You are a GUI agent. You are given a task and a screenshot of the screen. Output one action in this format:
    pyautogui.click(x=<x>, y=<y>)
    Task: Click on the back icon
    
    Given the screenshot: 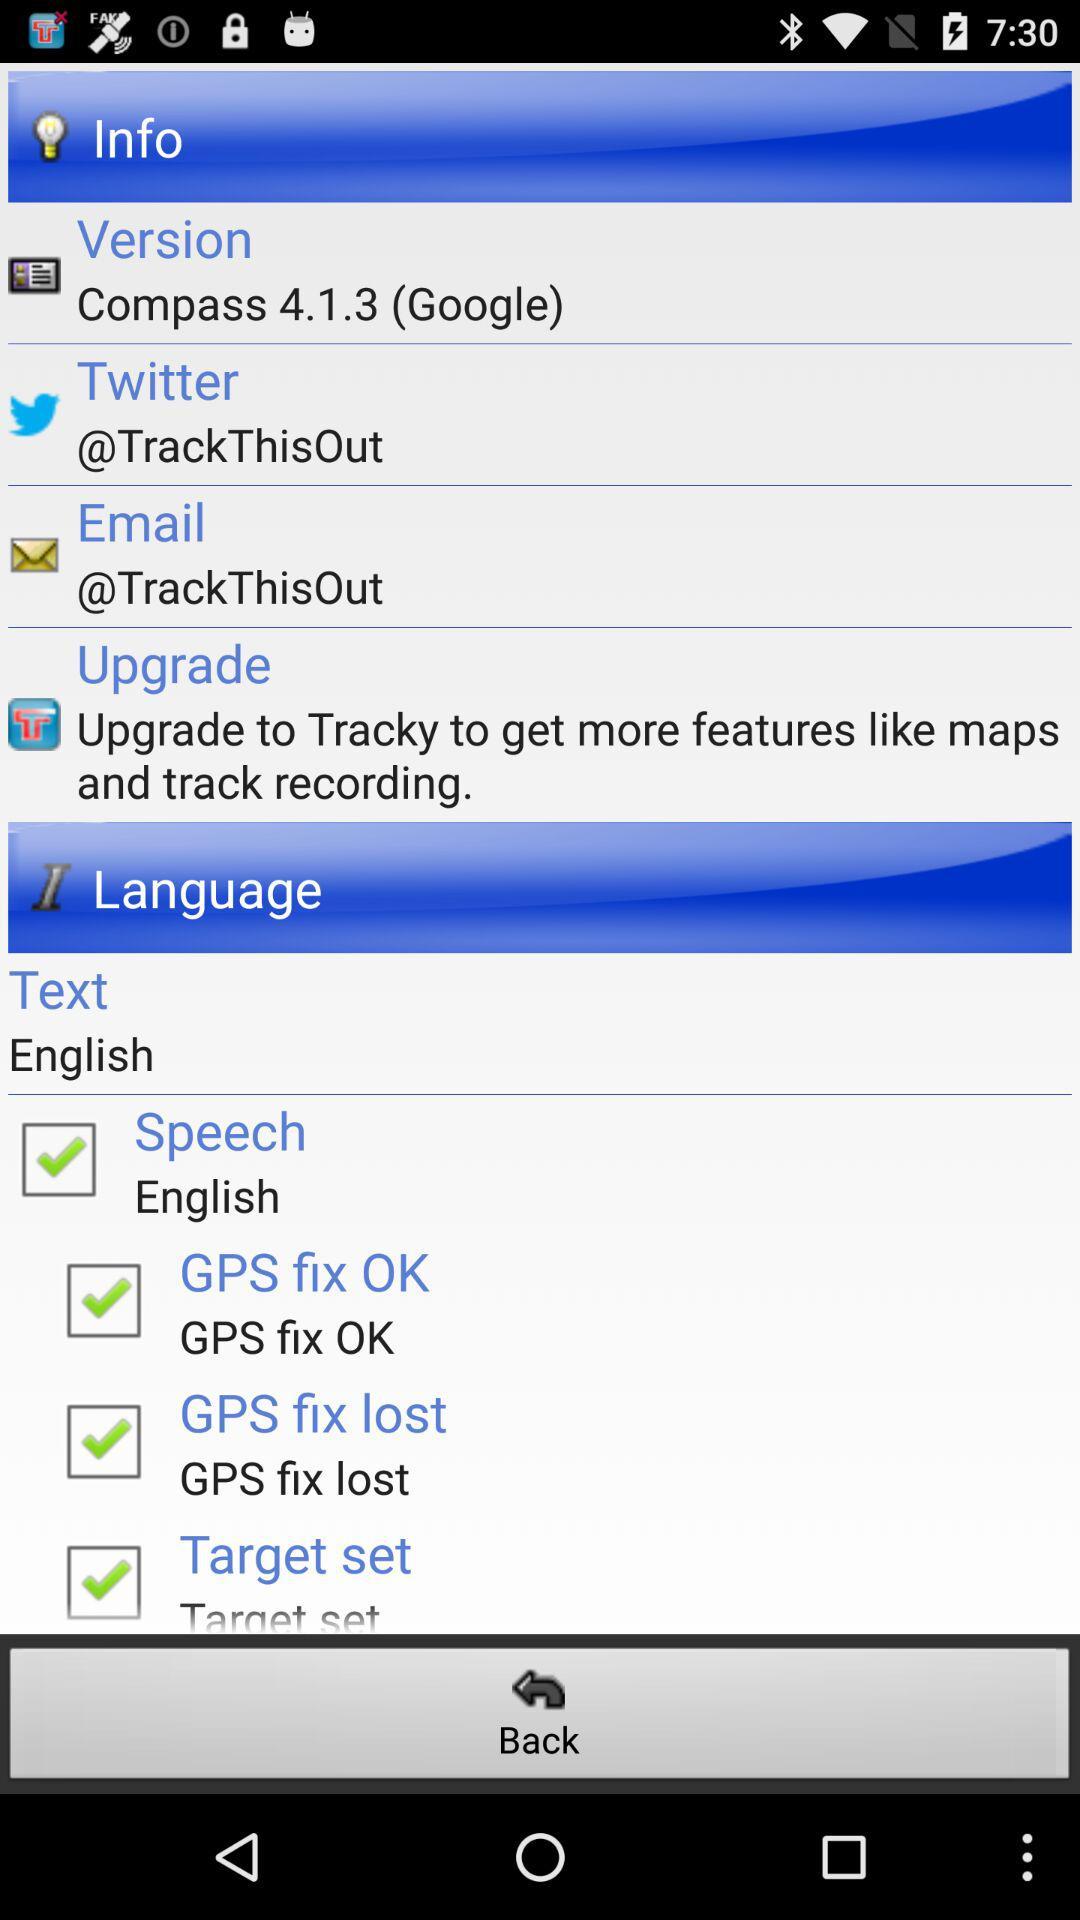 What is the action you would take?
    pyautogui.click(x=540, y=1718)
    